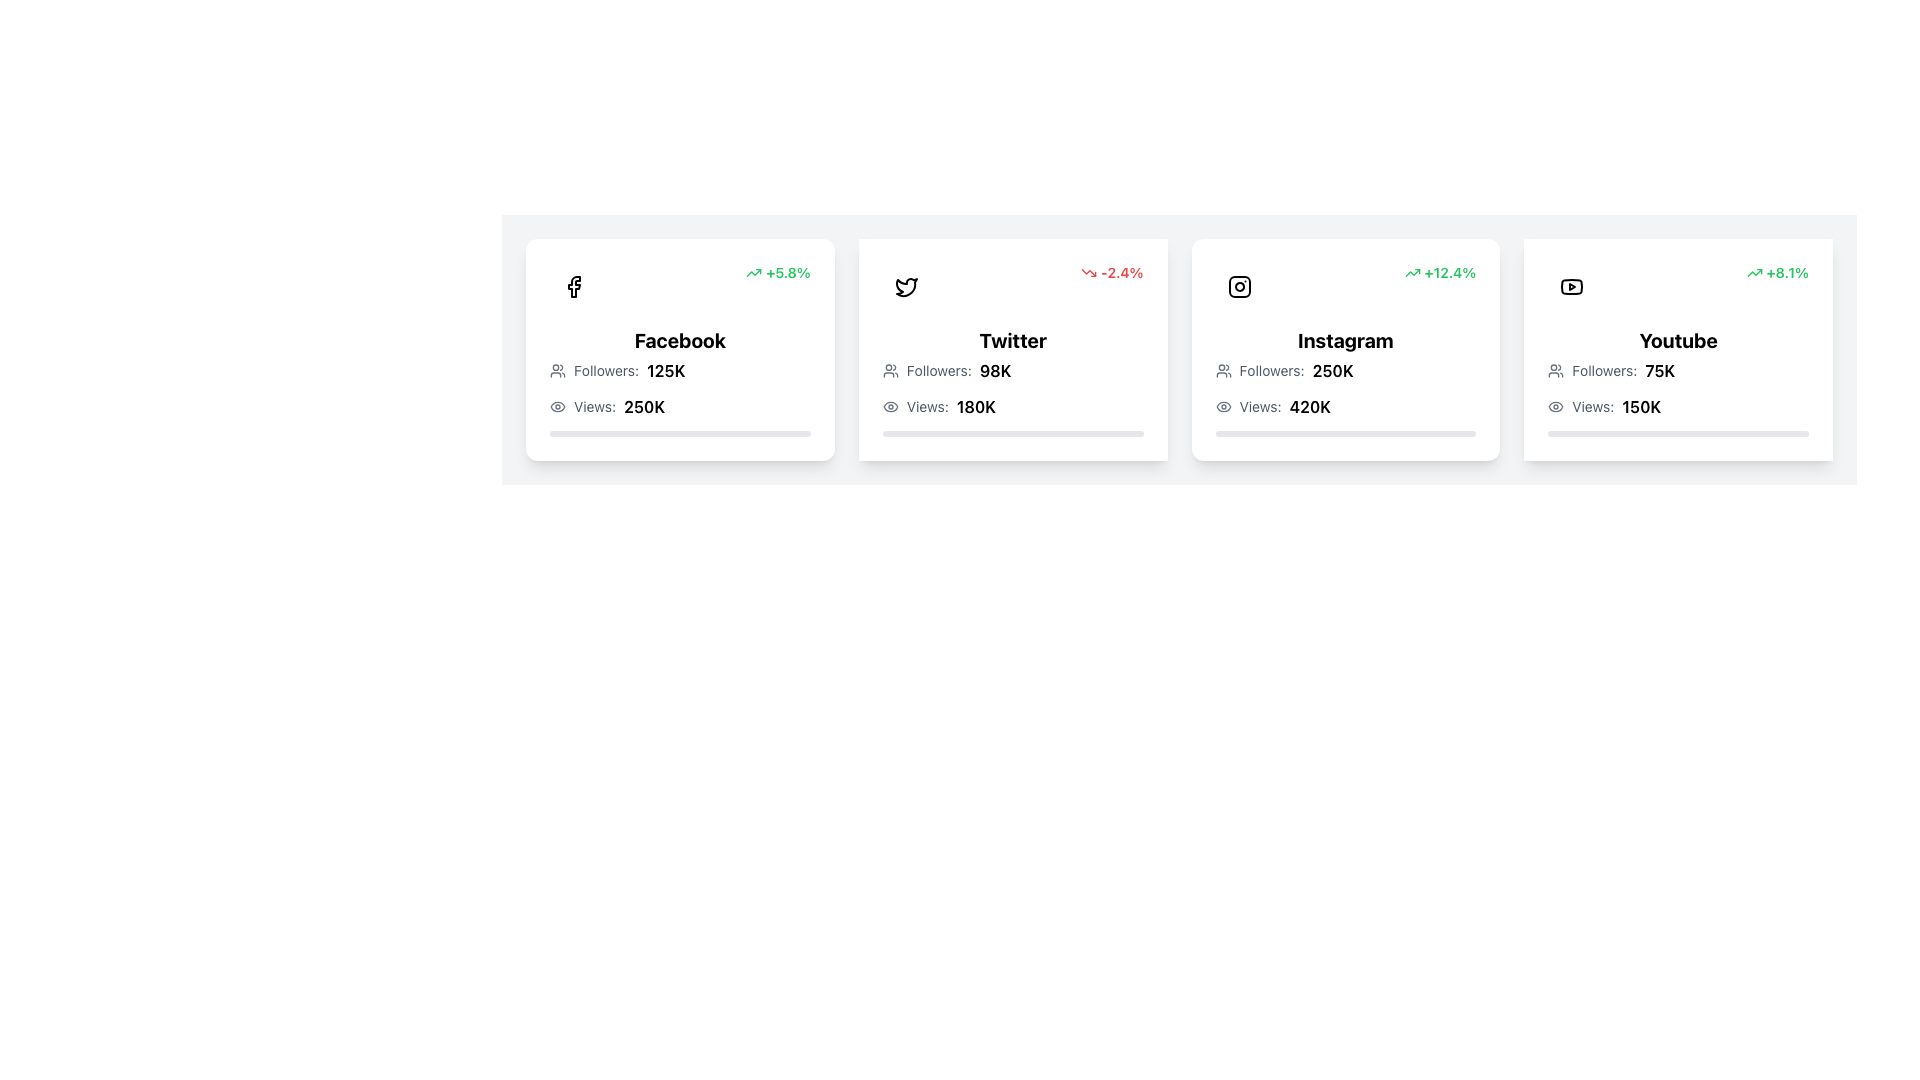  What do you see at coordinates (1660, 370) in the screenshot?
I see `the text display showing '75K' which indicates follower count in bold font, positioned after 'Followers:' in the YouTube card` at bounding box center [1660, 370].